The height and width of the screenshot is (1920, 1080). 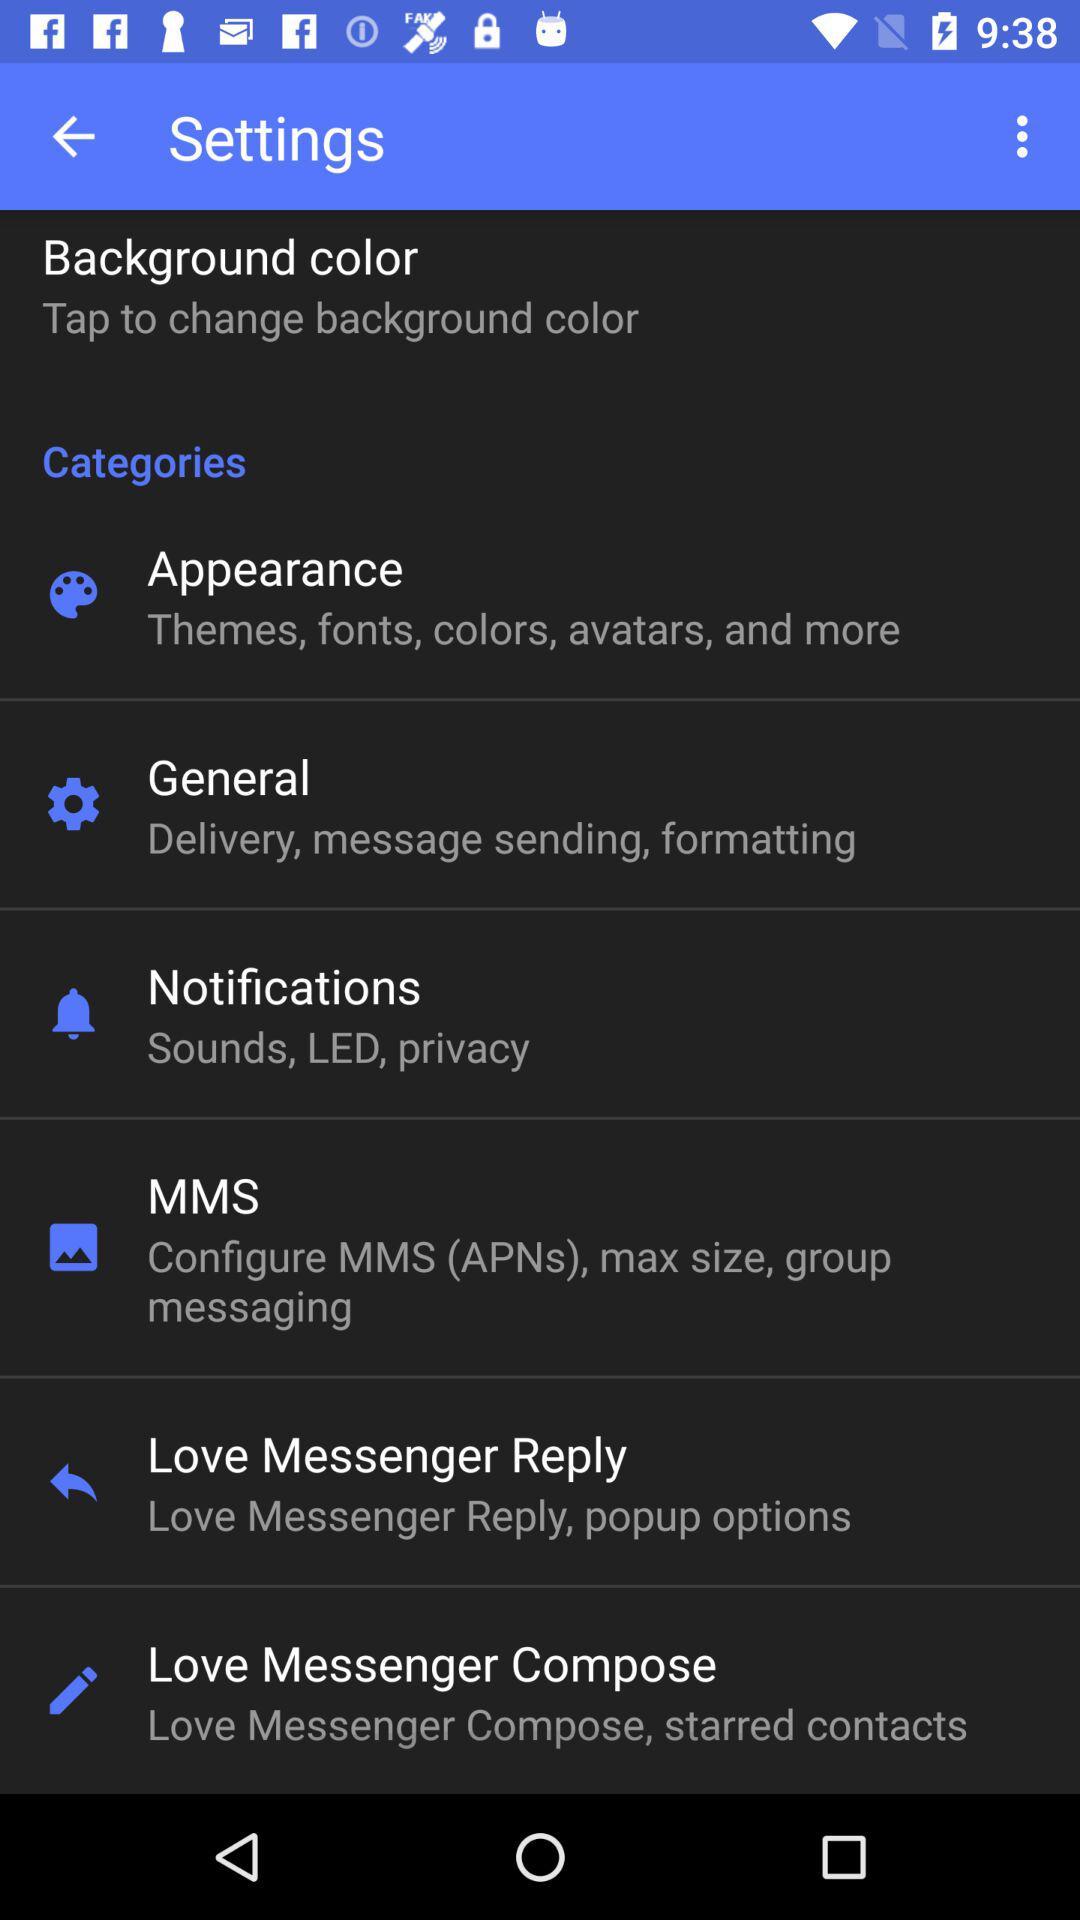 I want to click on icon above the general, so click(x=522, y=626).